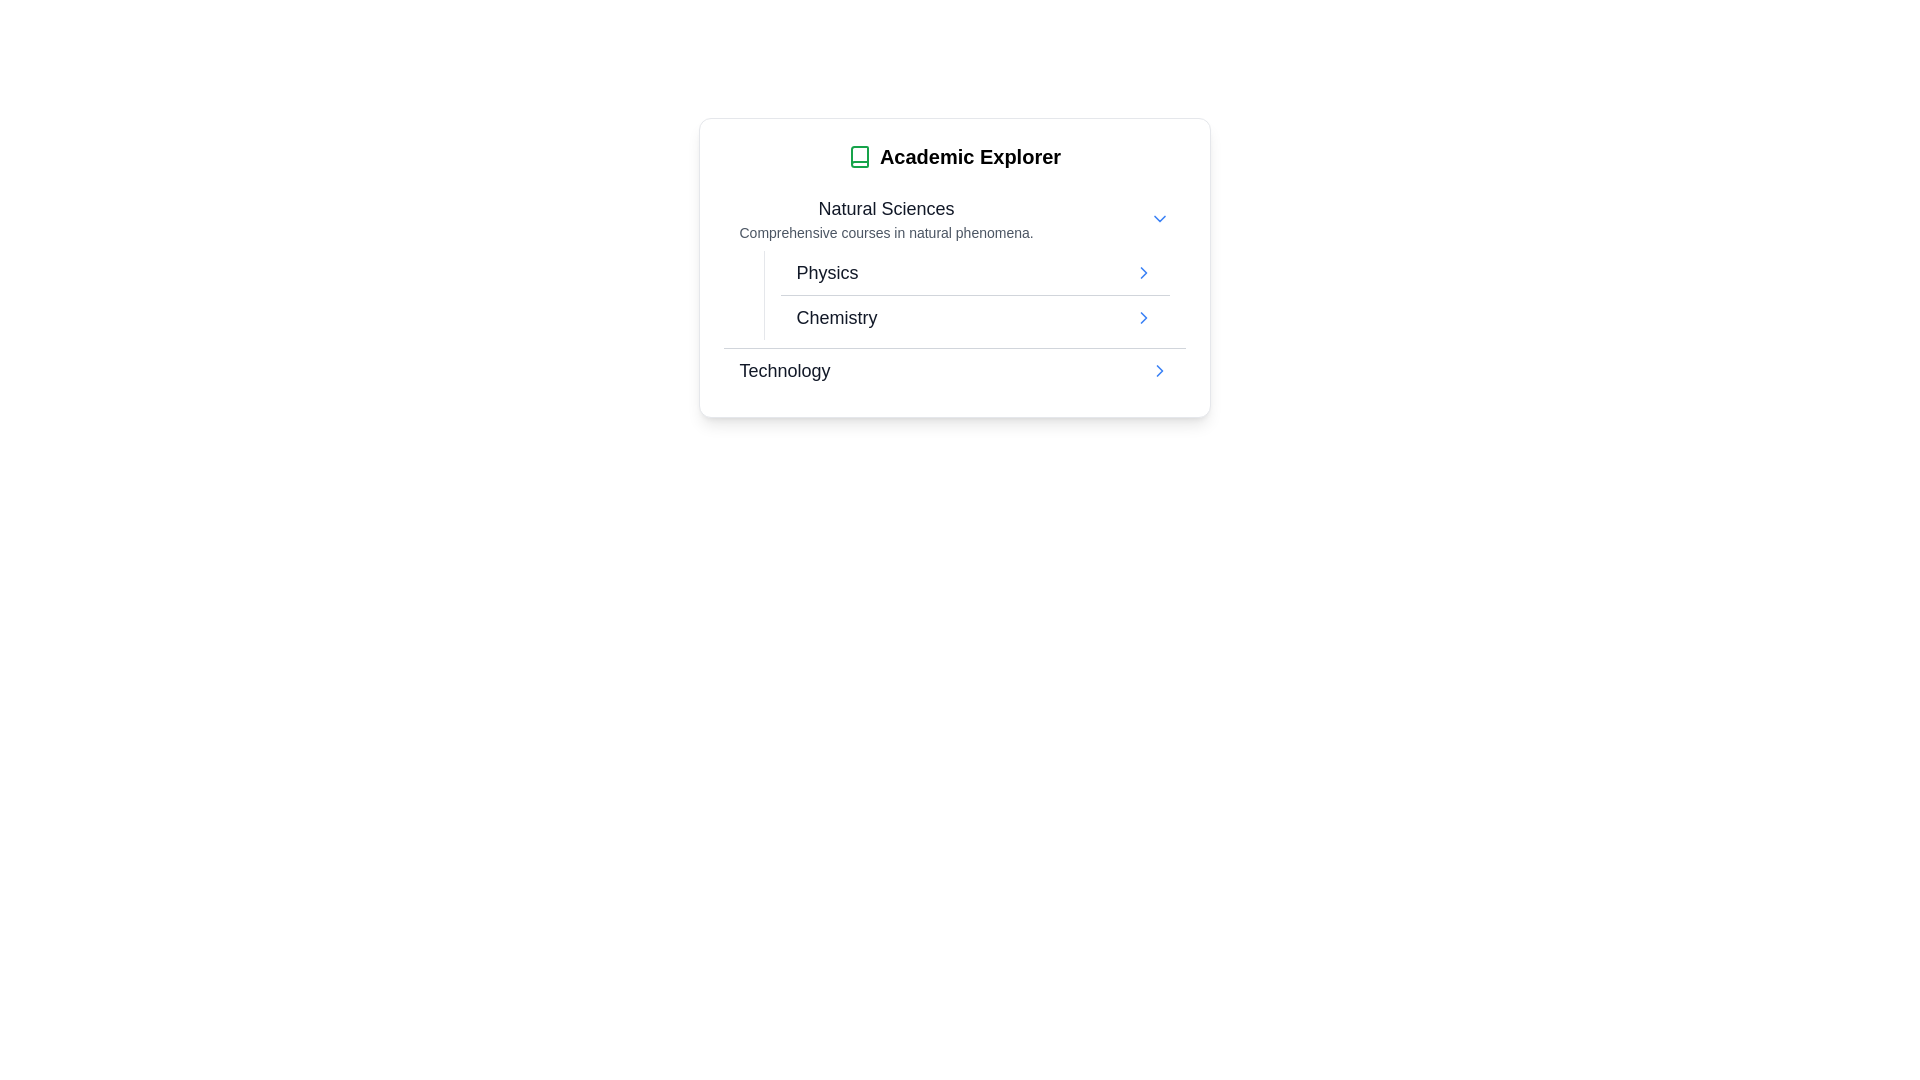  What do you see at coordinates (885, 208) in the screenshot?
I see `the 'Natural Sciences' text label, which serves as a category title under 'Academic Explorer' and above the description about natural phenomena` at bounding box center [885, 208].